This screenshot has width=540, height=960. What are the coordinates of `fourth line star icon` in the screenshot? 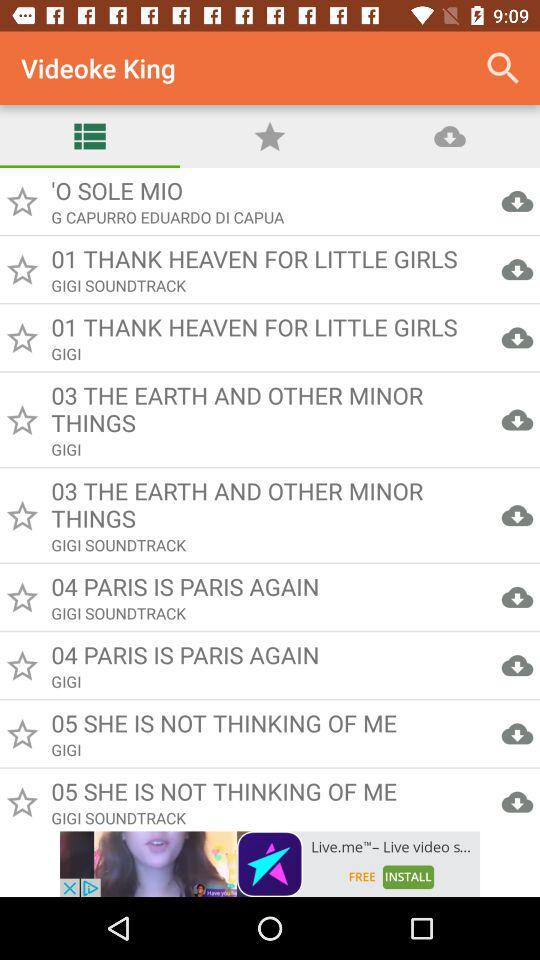 It's located at (21, 419).